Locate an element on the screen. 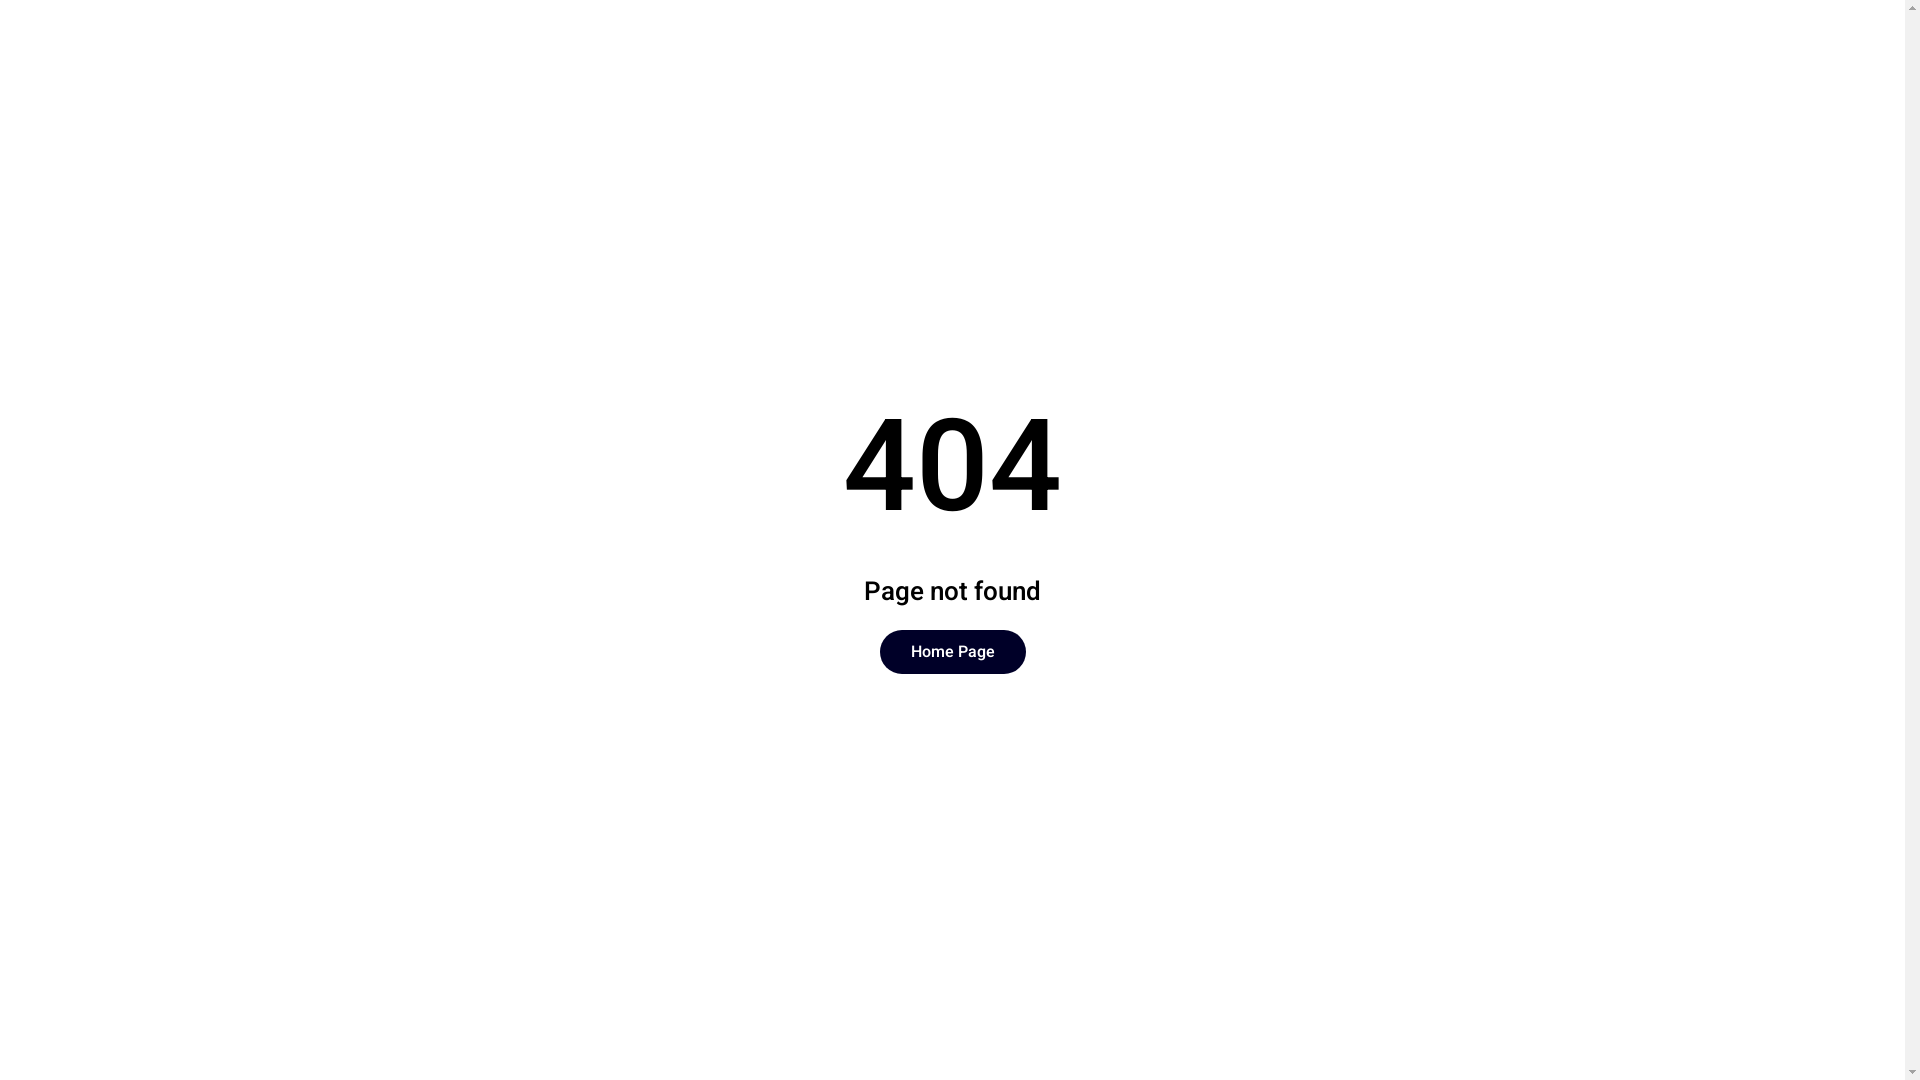  'Home Page' is located at coordinates (952, 651).